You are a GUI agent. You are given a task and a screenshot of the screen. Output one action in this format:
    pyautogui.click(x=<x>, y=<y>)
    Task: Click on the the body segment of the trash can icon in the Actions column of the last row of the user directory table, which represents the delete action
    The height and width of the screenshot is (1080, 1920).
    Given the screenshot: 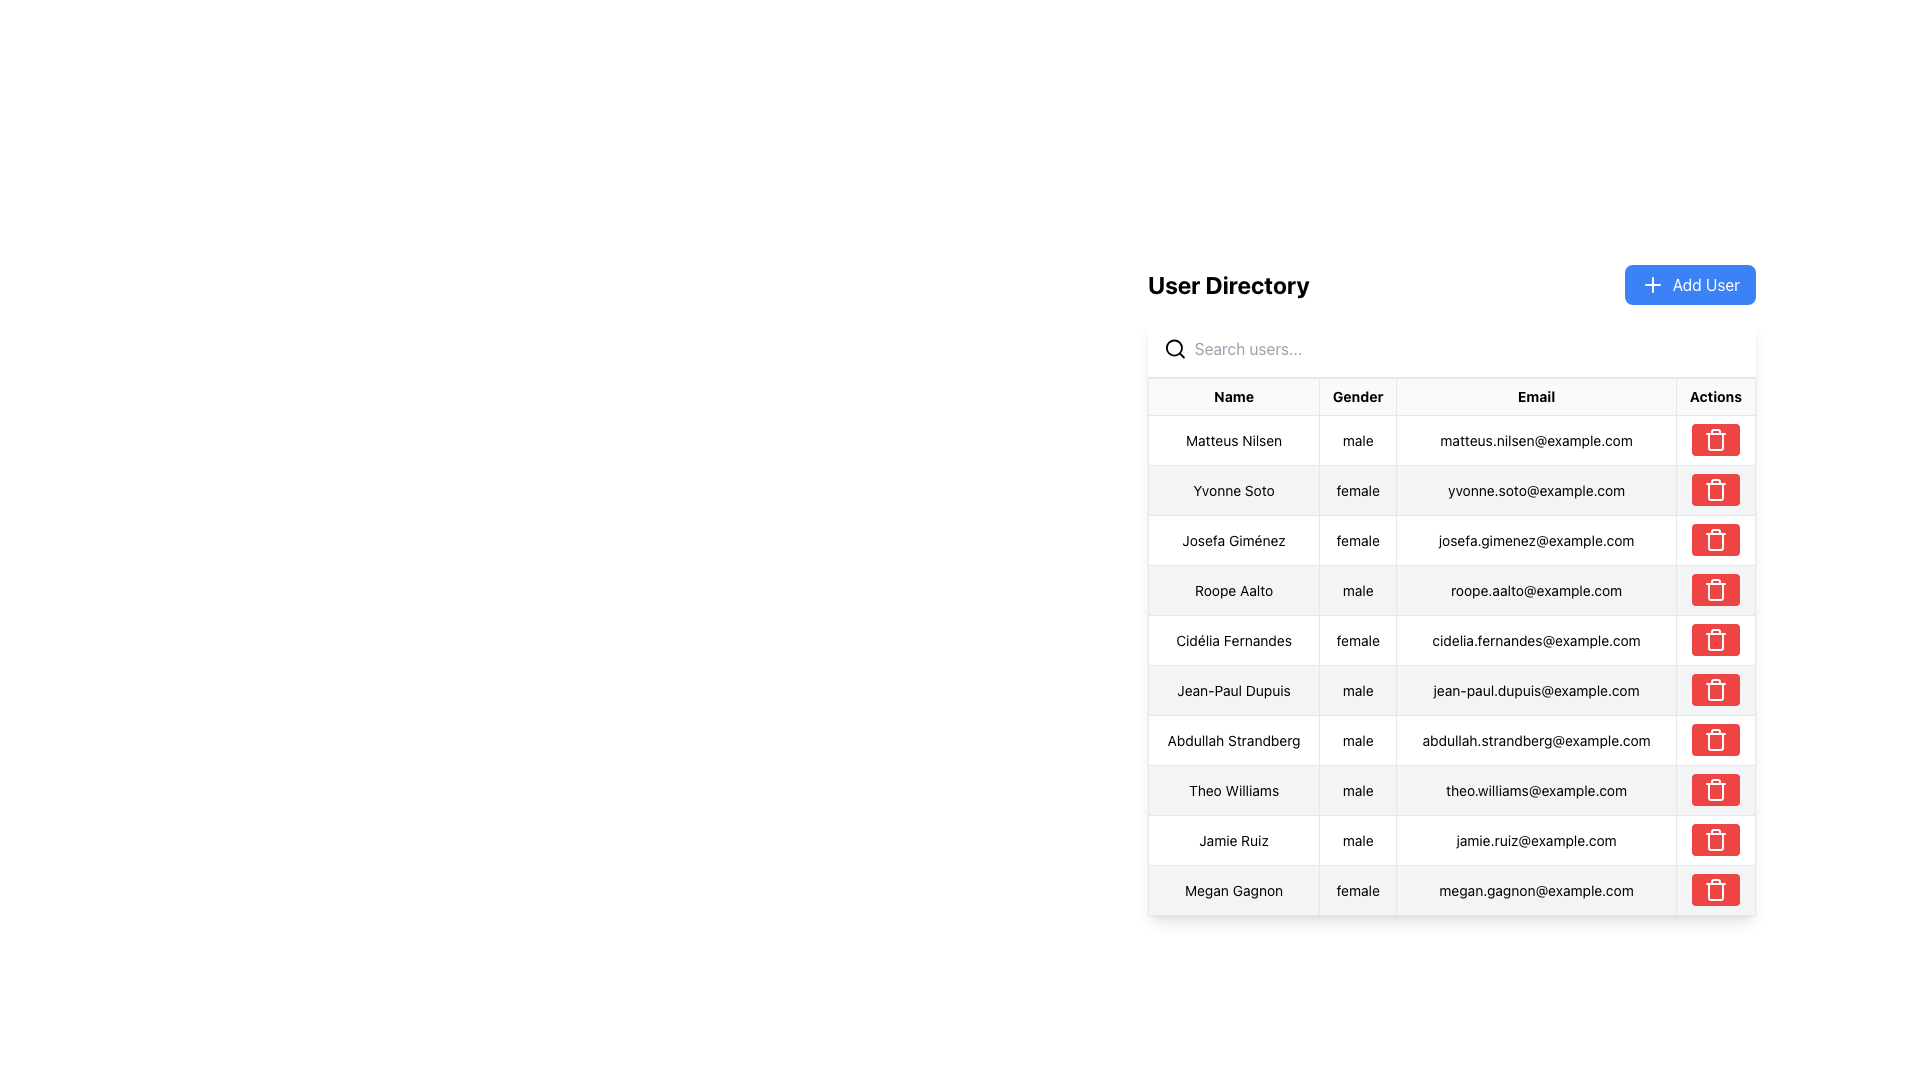 What is the action you would take?
    pyautogui.click(x=1714, y=790)
    